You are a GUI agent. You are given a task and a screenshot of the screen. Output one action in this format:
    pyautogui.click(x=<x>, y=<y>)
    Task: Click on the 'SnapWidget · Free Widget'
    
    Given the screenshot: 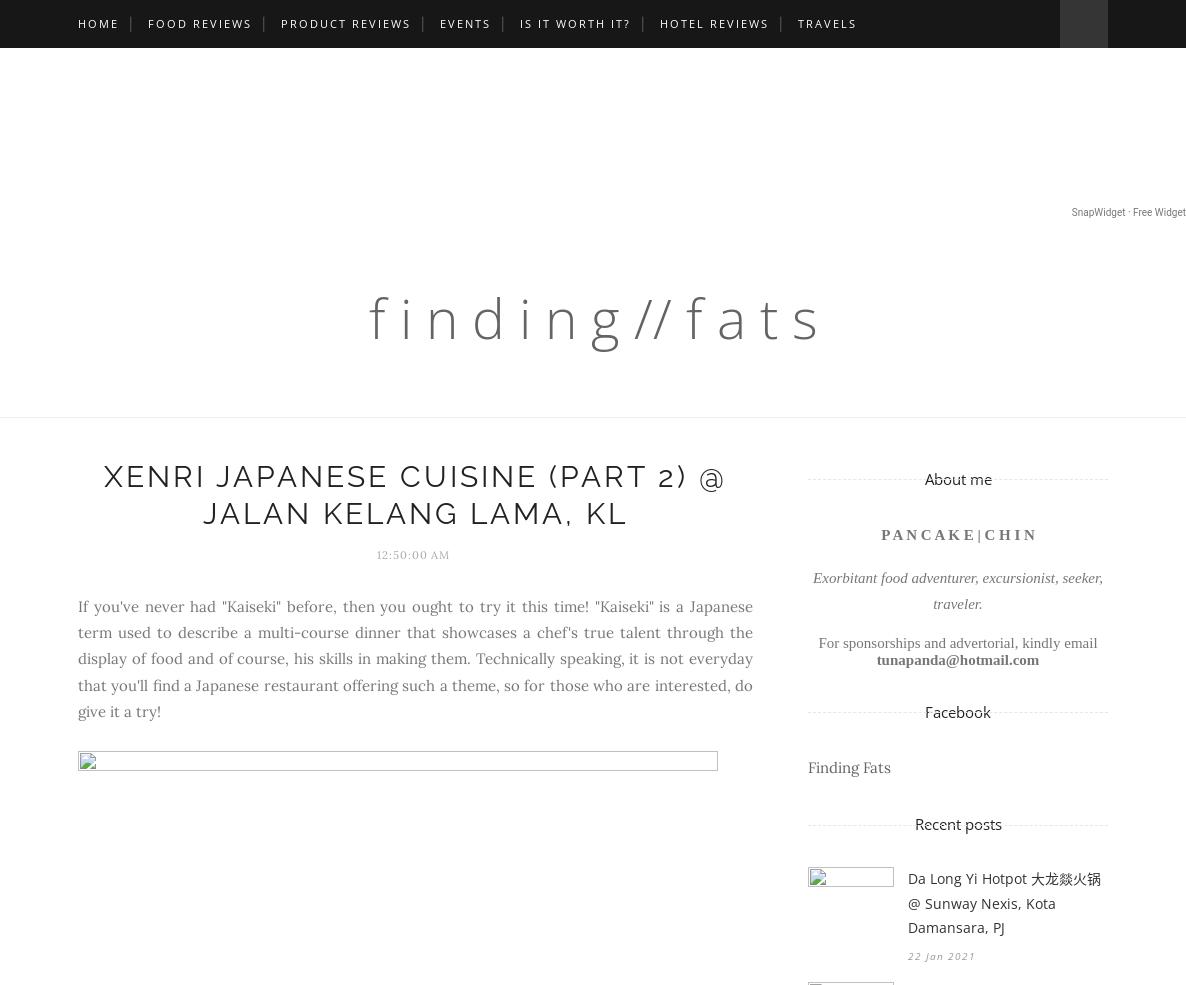 What is the action you would take?
    pyautogui.click(x=1128, y=211)
    